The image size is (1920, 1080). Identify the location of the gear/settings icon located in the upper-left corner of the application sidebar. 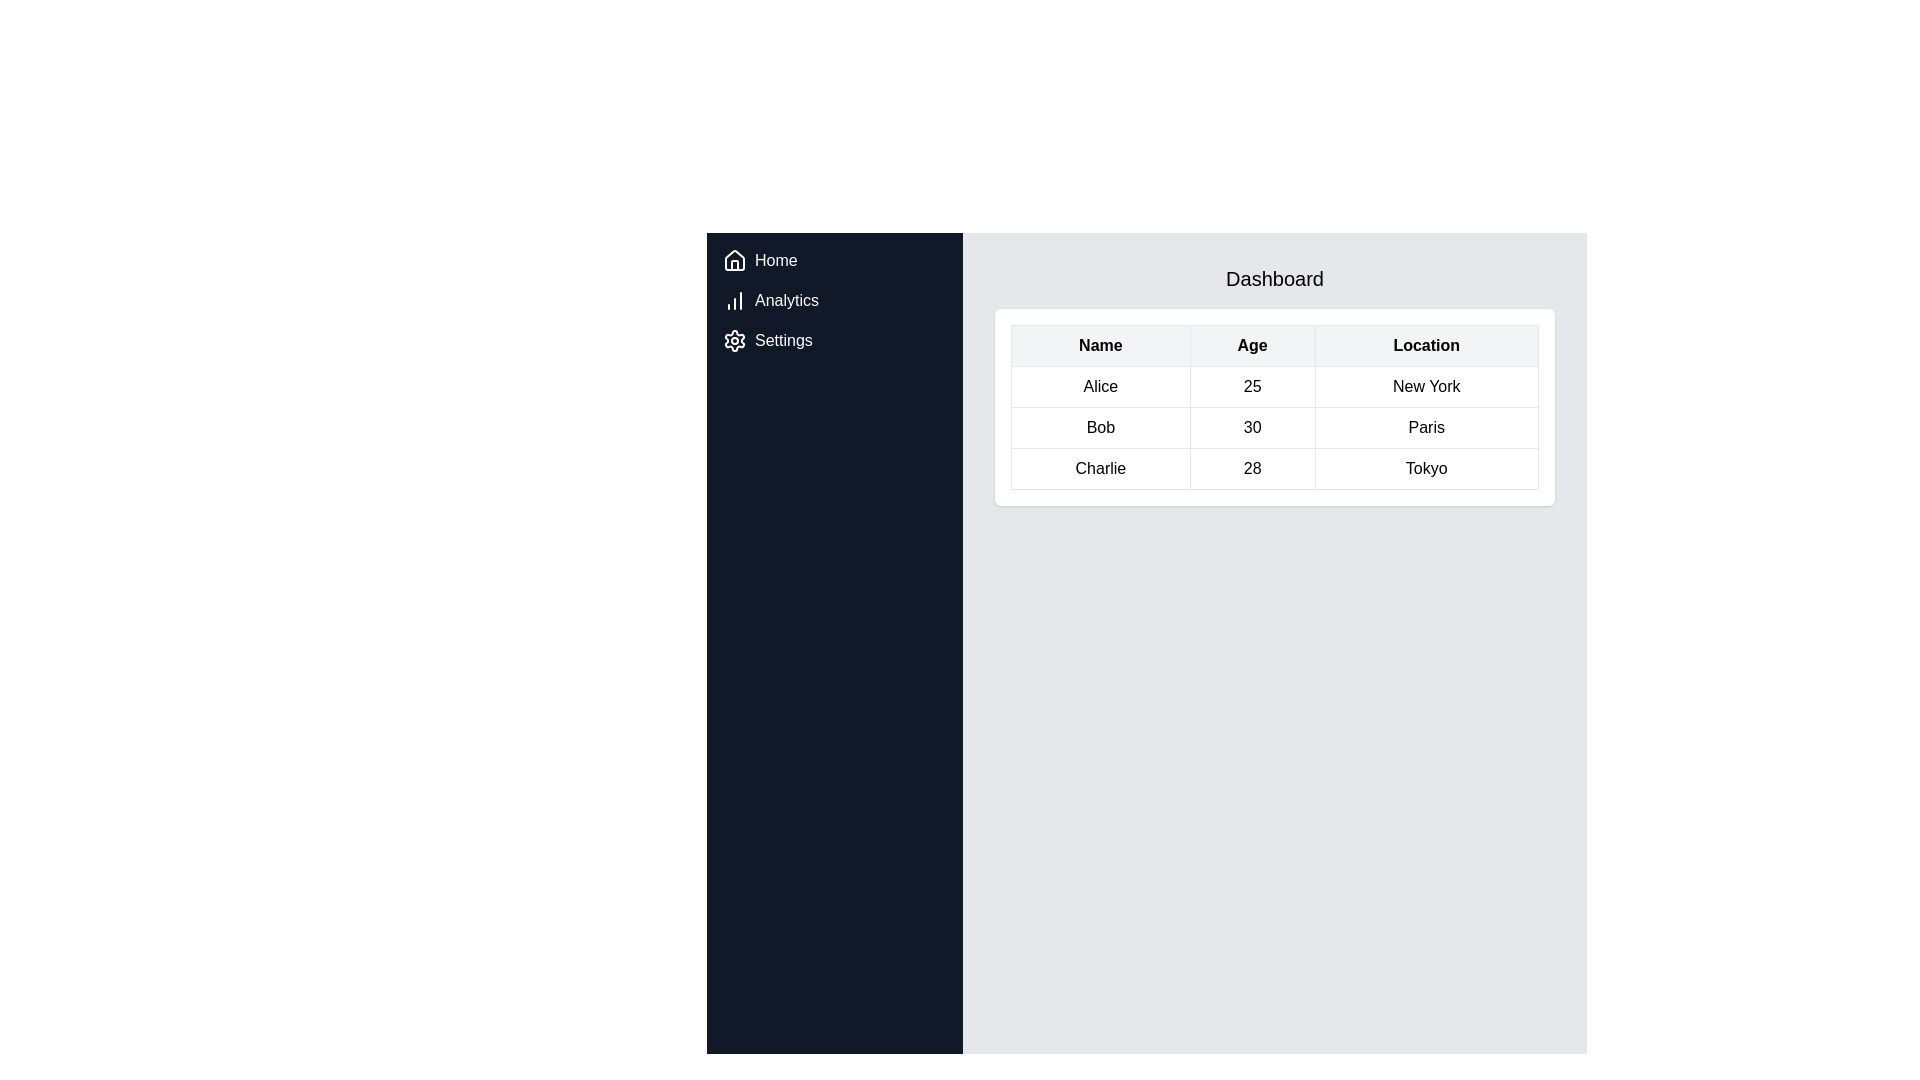
(733, 339).